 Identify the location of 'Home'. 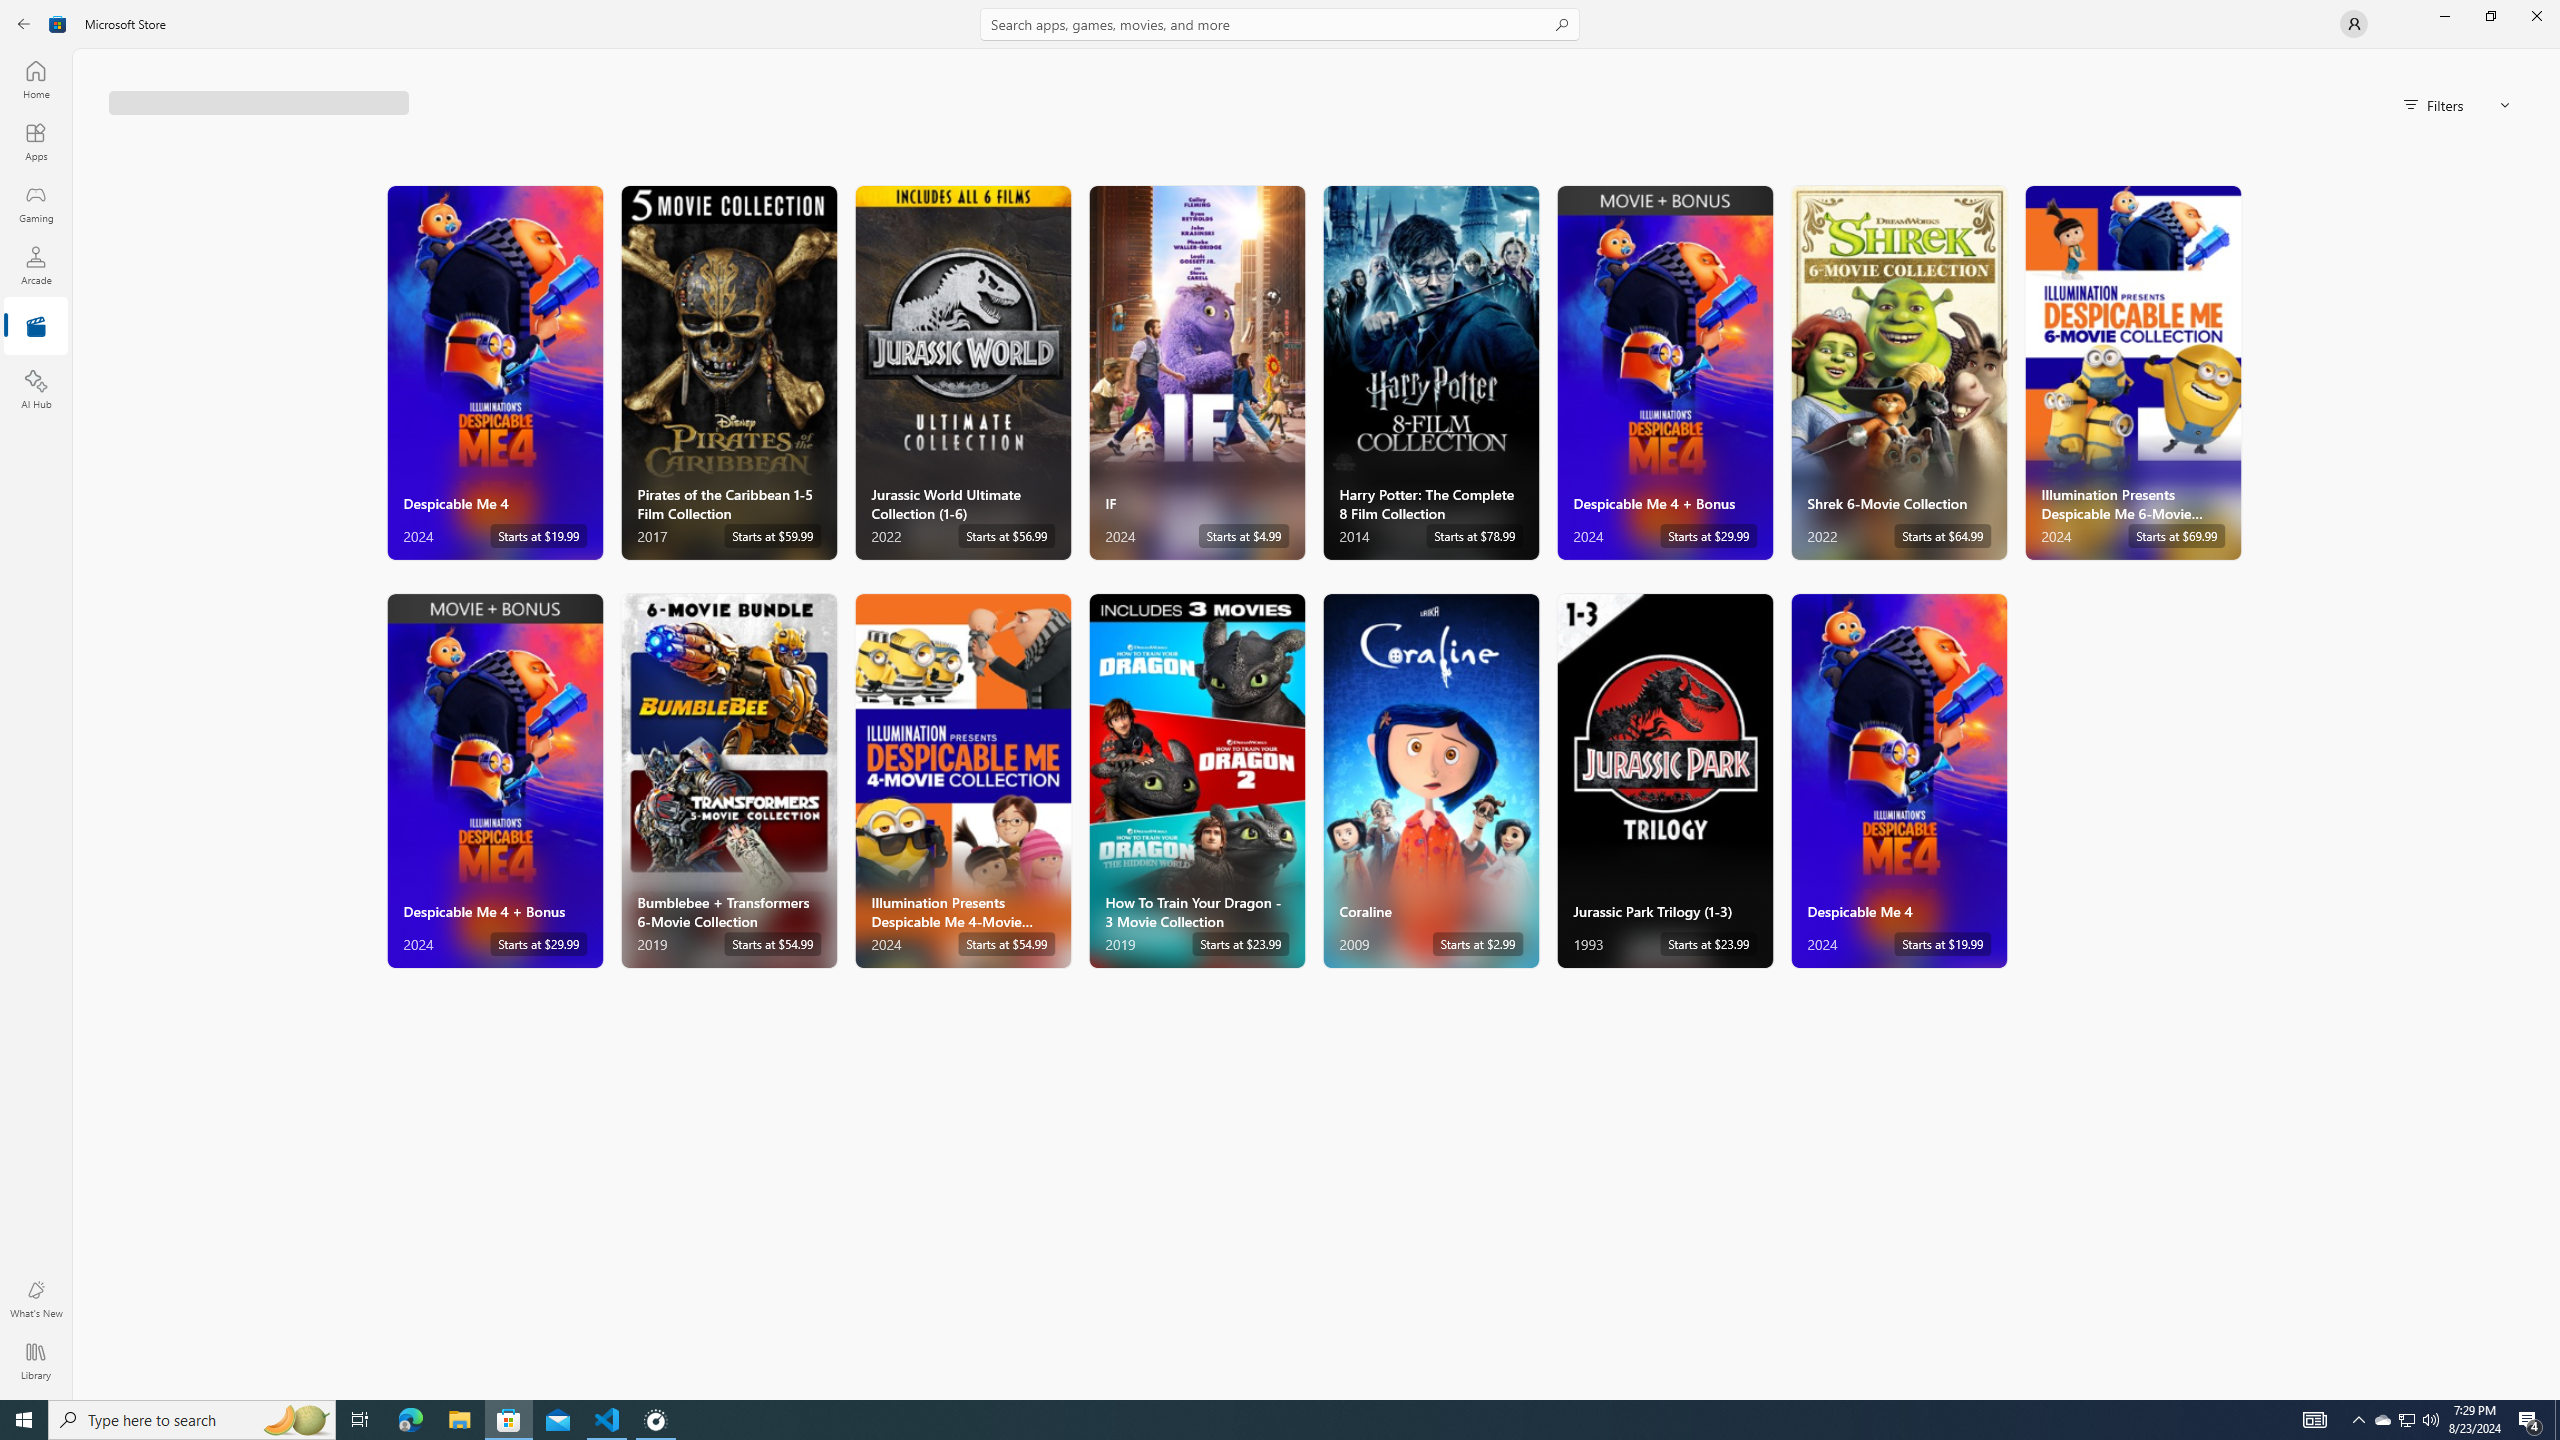
(34, 78).